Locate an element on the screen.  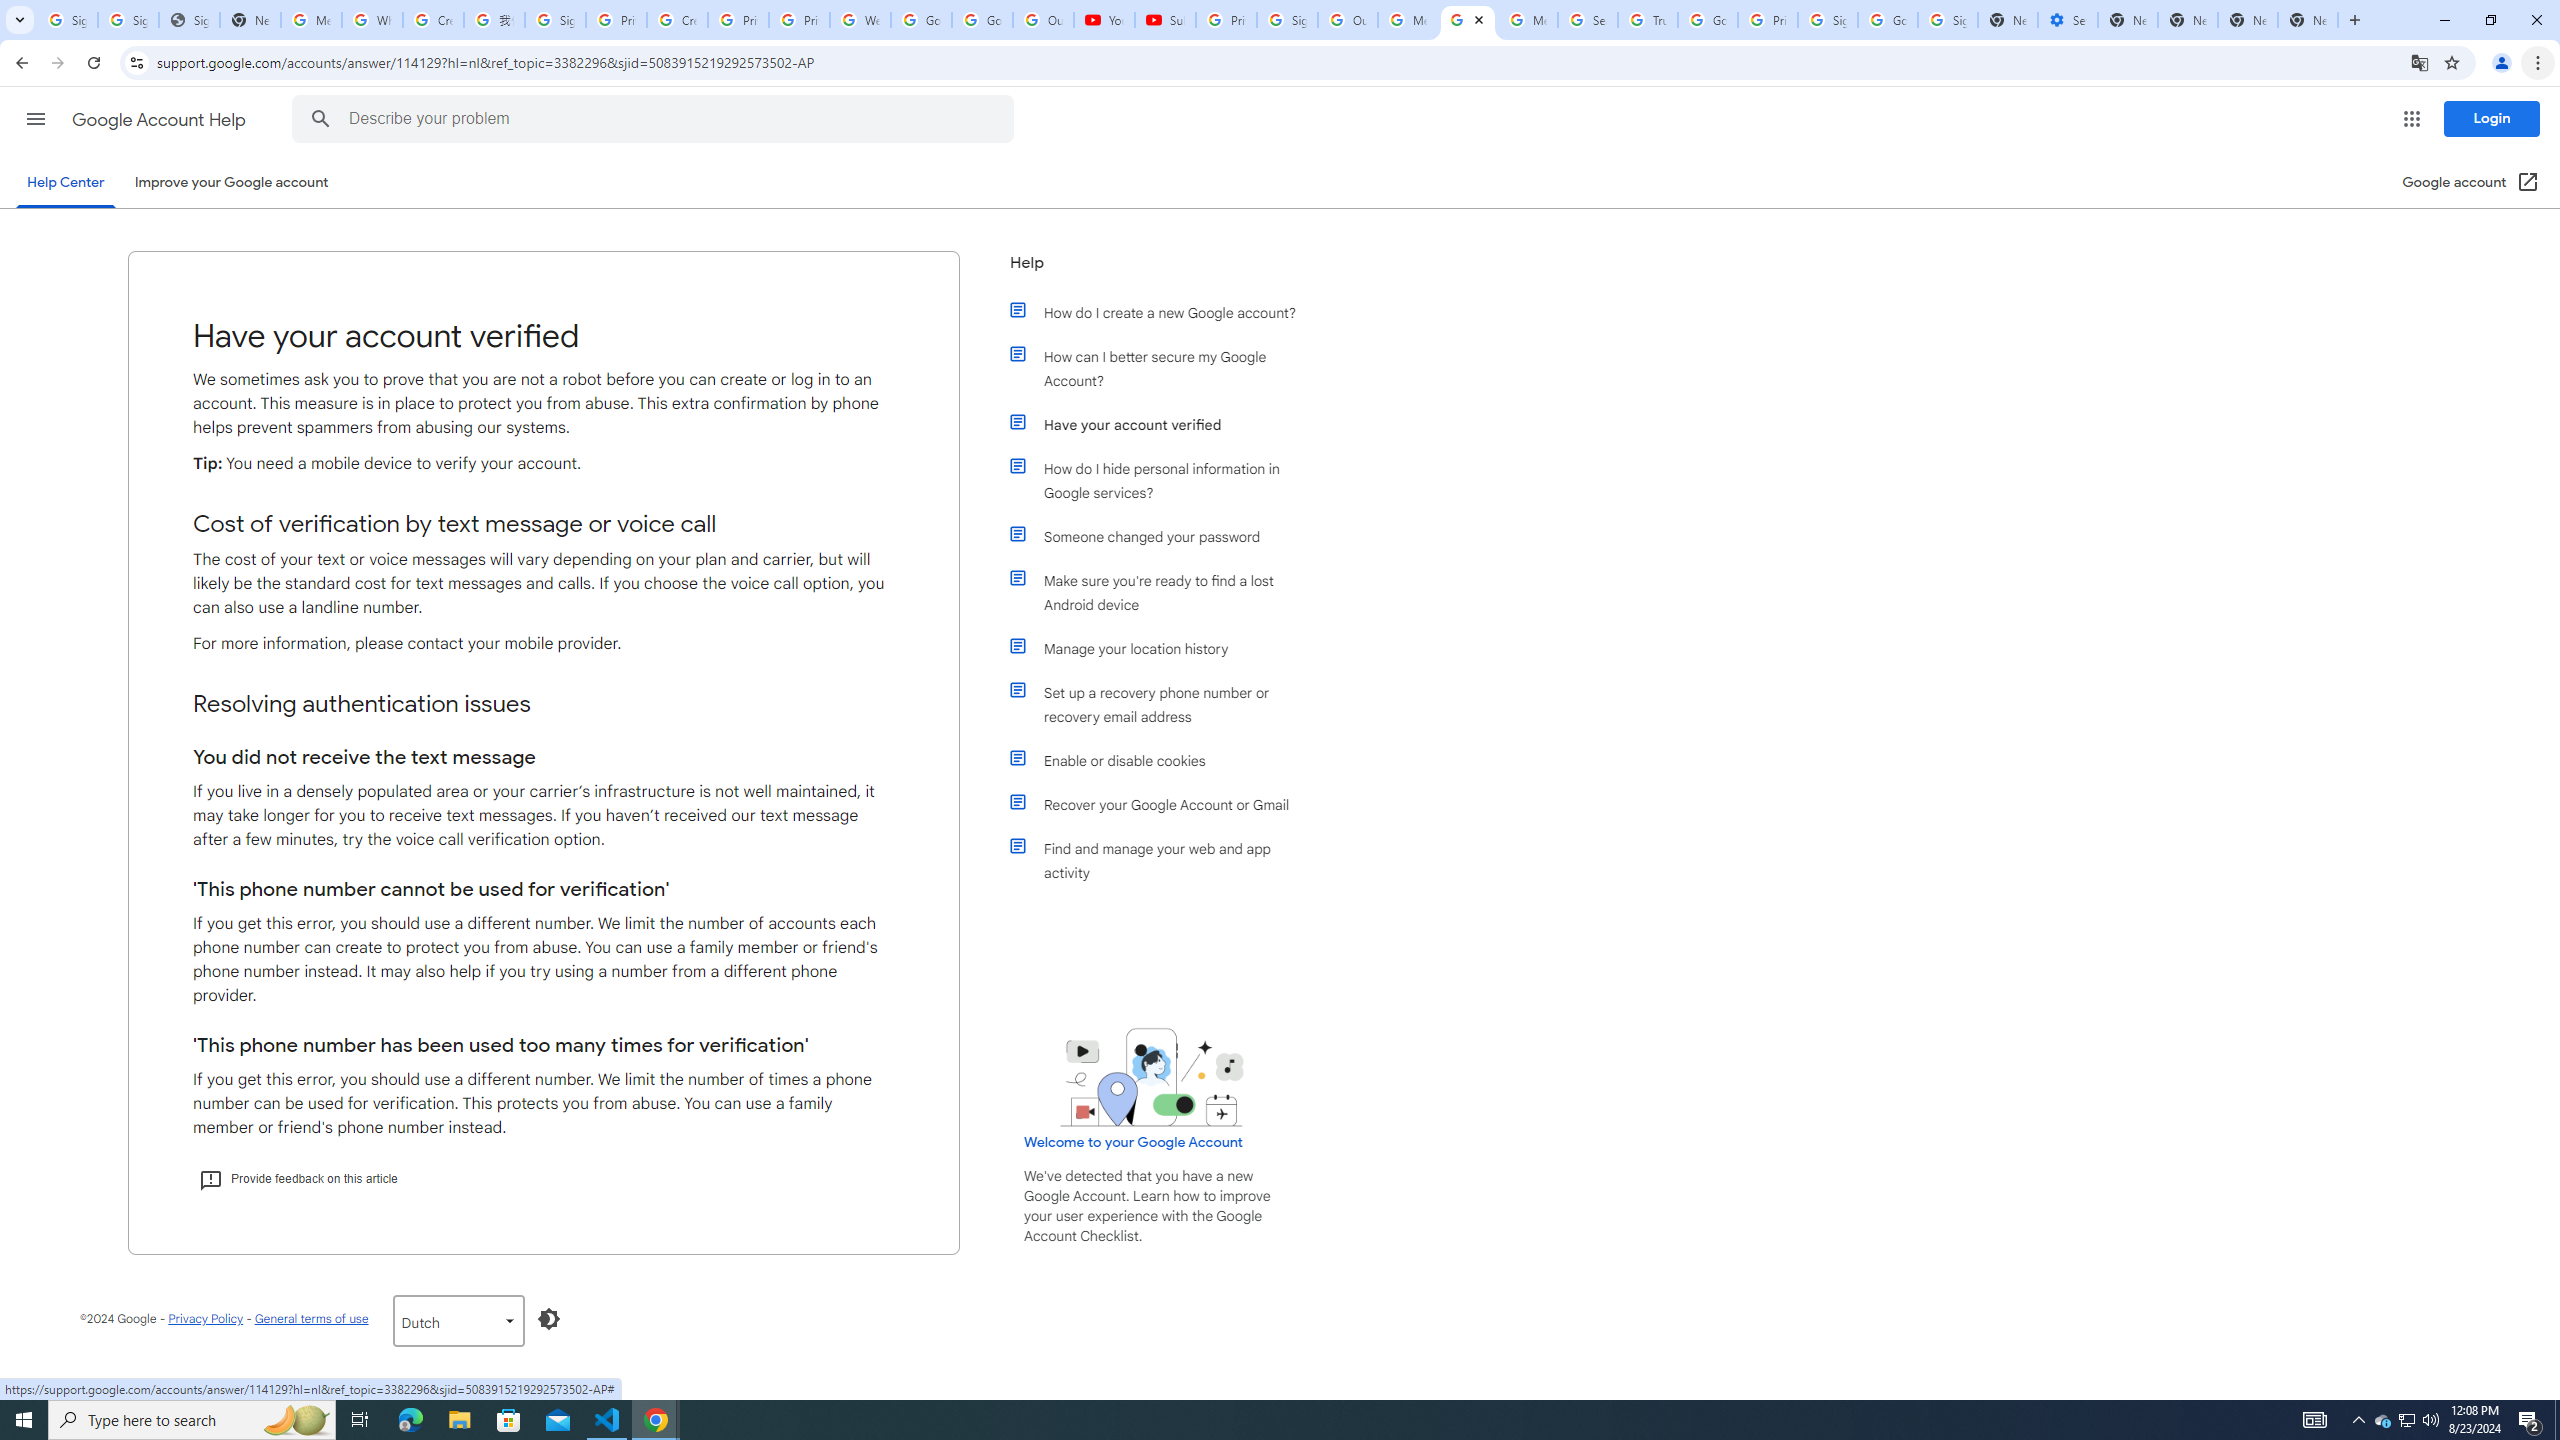
'Google Ads - Sign in' is located at coordinates (1707, 19).